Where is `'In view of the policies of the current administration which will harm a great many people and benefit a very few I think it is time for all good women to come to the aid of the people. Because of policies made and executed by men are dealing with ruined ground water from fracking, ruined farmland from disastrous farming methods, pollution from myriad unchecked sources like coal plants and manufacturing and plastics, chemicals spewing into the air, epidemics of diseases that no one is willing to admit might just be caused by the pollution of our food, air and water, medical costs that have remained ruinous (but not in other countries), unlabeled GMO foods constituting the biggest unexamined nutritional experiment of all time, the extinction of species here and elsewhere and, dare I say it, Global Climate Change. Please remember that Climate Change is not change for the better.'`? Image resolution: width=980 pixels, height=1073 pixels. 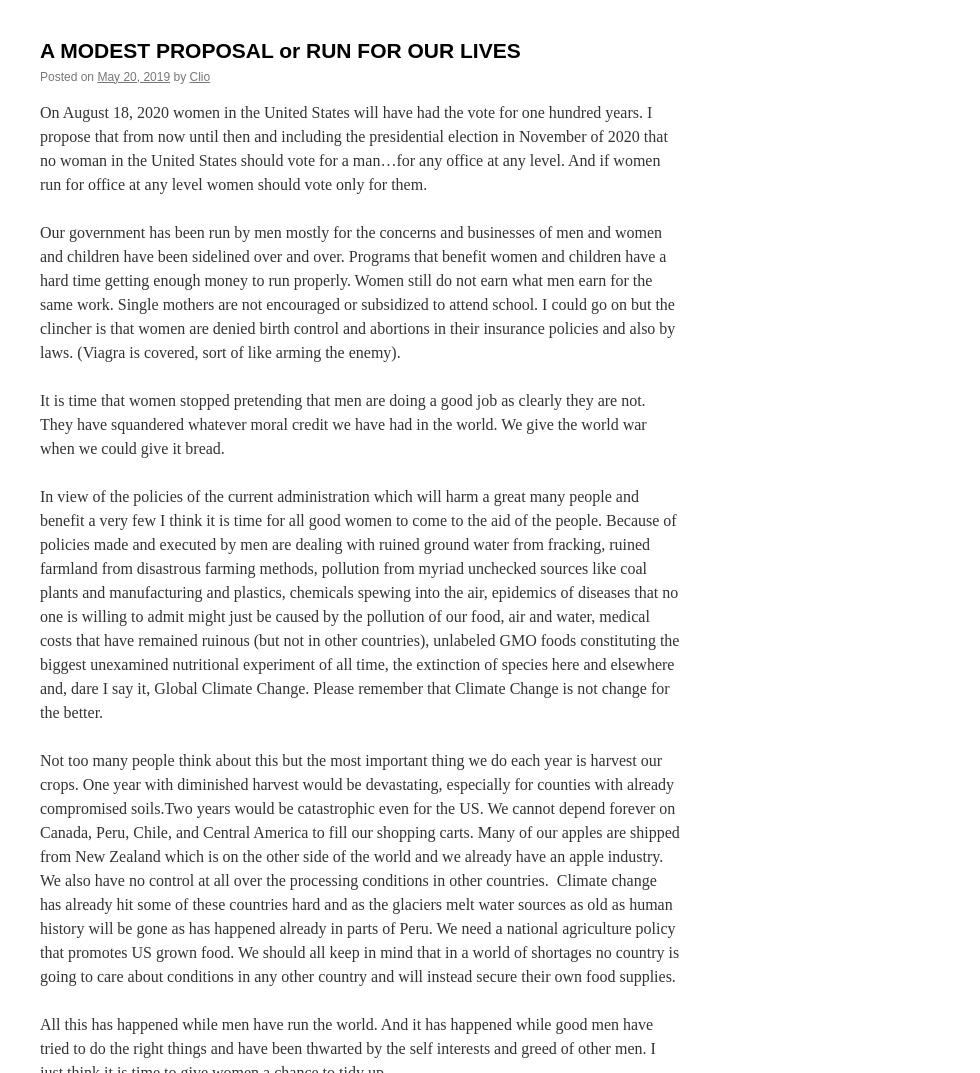 'In view of the policies of the current administration which will harm a great many people and benefit a very few I think it is time for all good women to come to the aid of the people. Because of policies made and executed by men are dealing with ruined ground water from fracking, ruined farmland from disastrous farming methods, pollution from myriad unchecked sources like coal plants and manufacturing and plastics, chemicals spewing into the air, epidemics of diseases that no one is willing to admit might just be caused by the pollution of our food, air and water, medical costs that have remained ruinous (but not in other countries), unlabeled GMO foods constituting the biggest unexamined nutritional experiment of all time, the extinction of species here and elsewhere and, dare I say it, Global Climate Change. Please remember that Climate Change is not change for the better.' is located at coordinates (359, 602).